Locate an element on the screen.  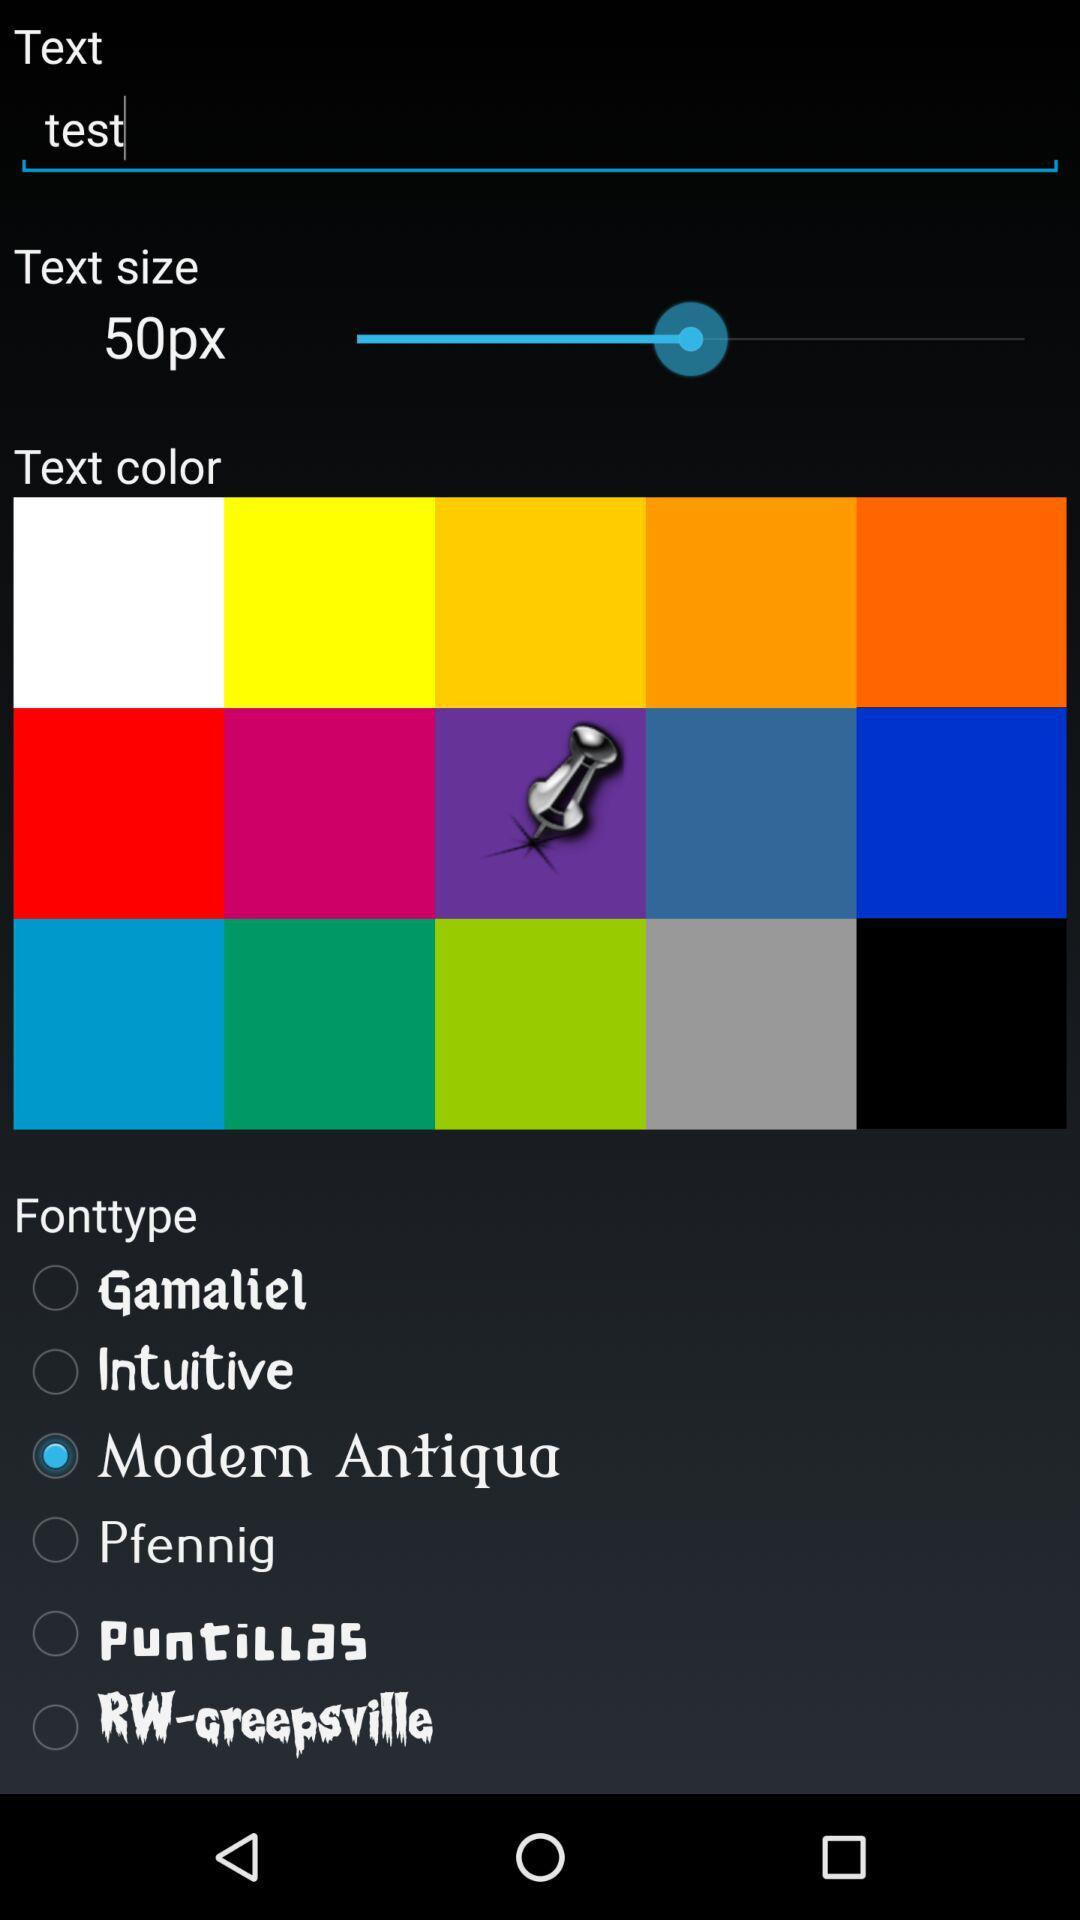
text color is located at coordinates (960, 601).